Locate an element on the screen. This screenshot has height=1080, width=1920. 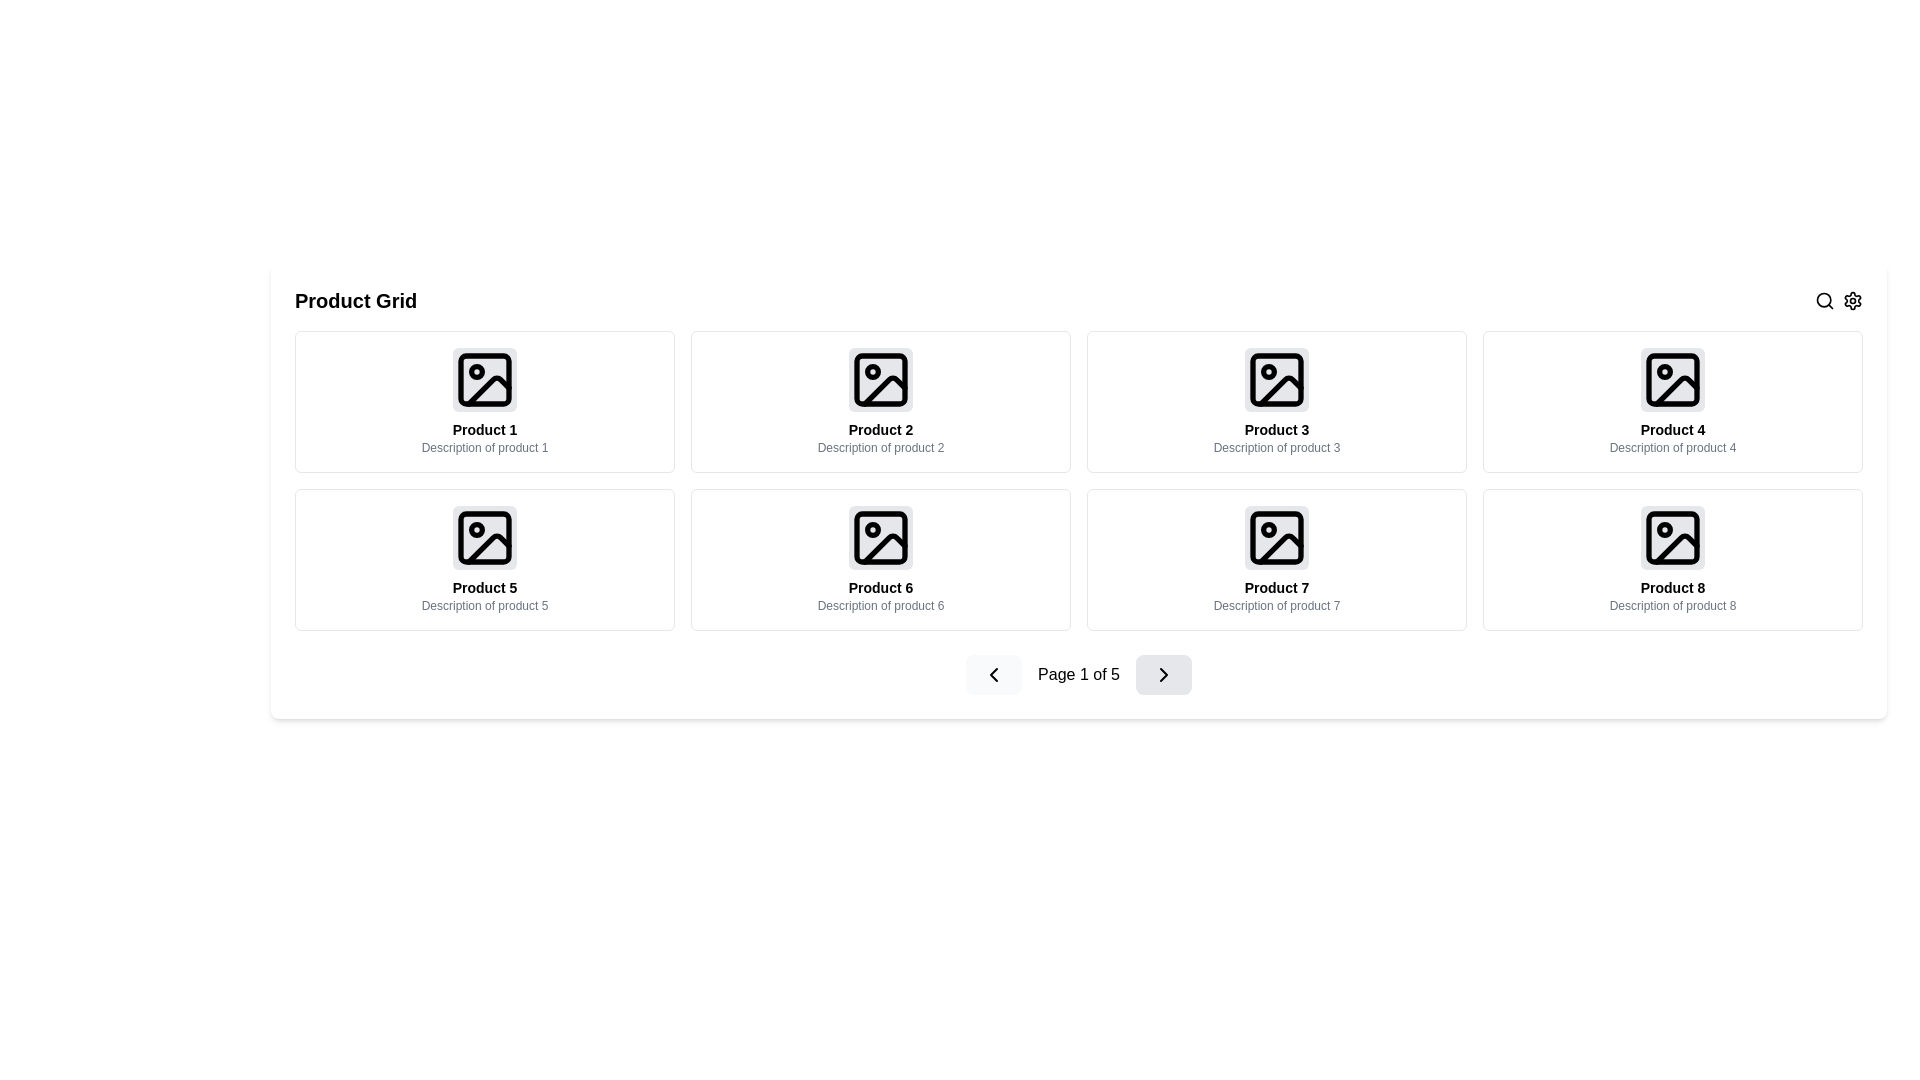
the text label displaying 'Description of product 8', which is in a smaller-sized, grayish font and centrally aligned below the title 'Product 8' is located at coordinates (1673, 604).